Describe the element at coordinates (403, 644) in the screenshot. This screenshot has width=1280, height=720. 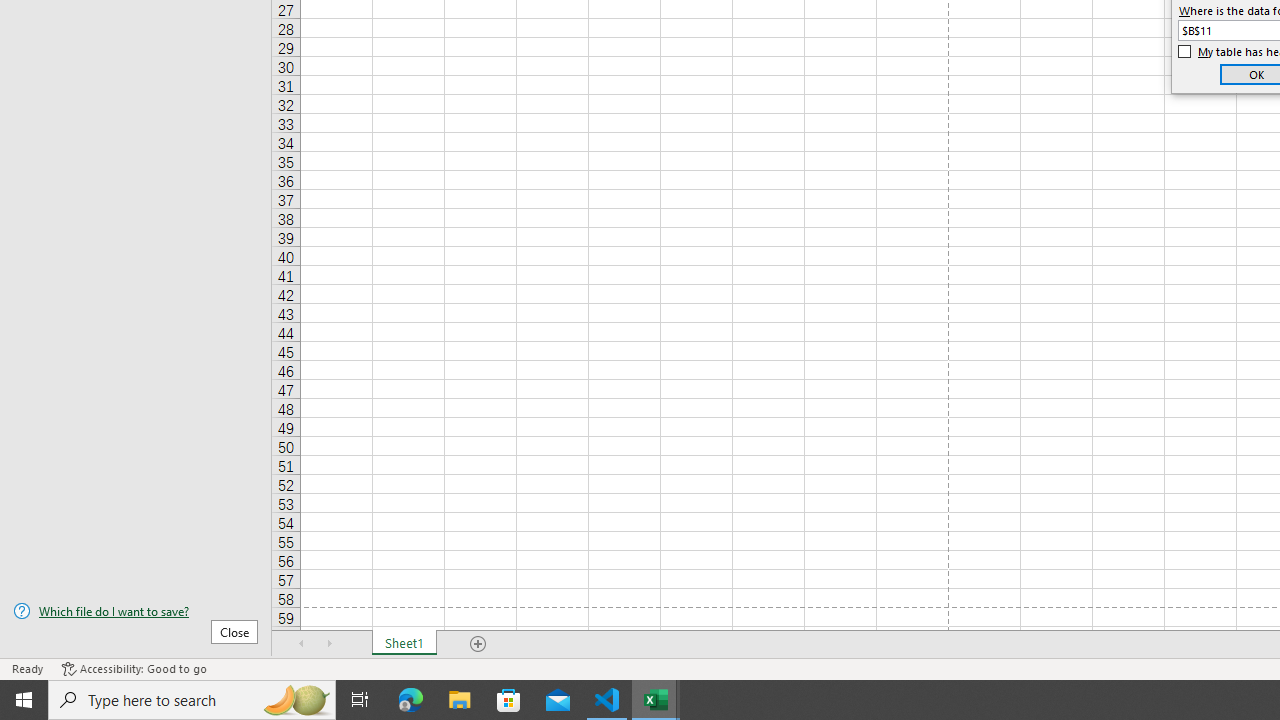
I see `'Sheet1'` at that location.